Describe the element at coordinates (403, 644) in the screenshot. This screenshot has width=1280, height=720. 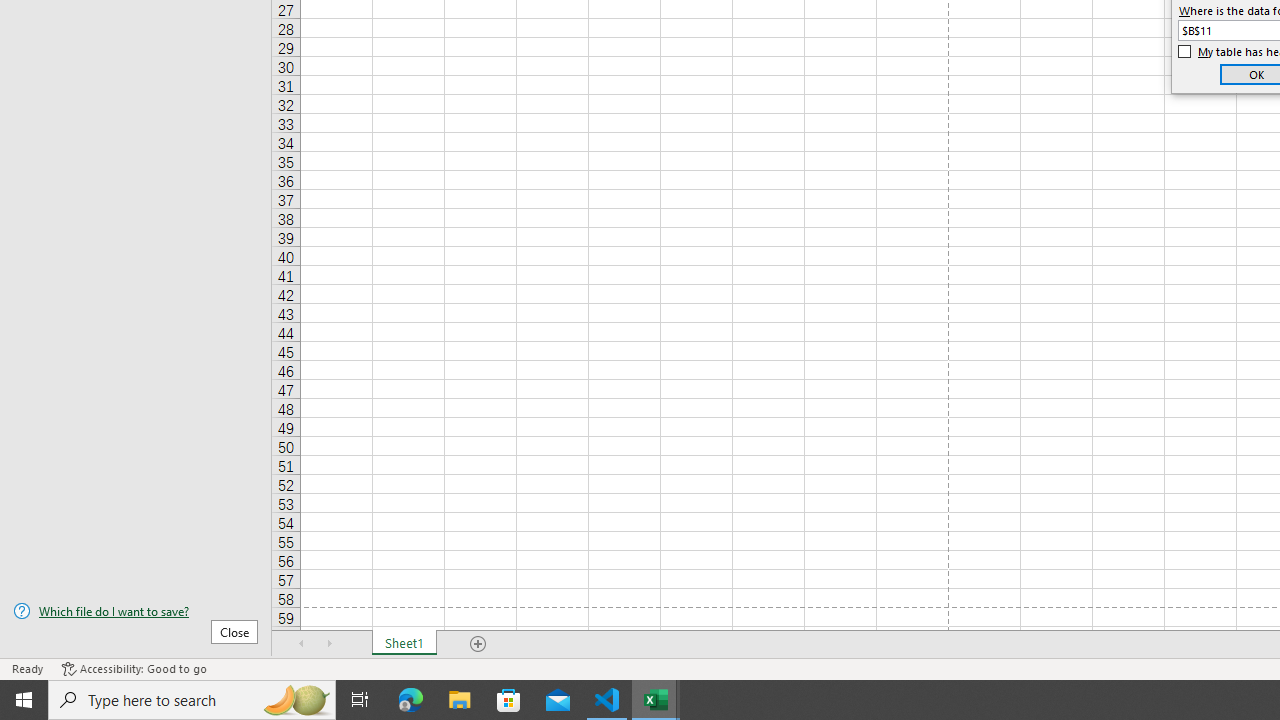
I see `'Sheet1'` at that location.